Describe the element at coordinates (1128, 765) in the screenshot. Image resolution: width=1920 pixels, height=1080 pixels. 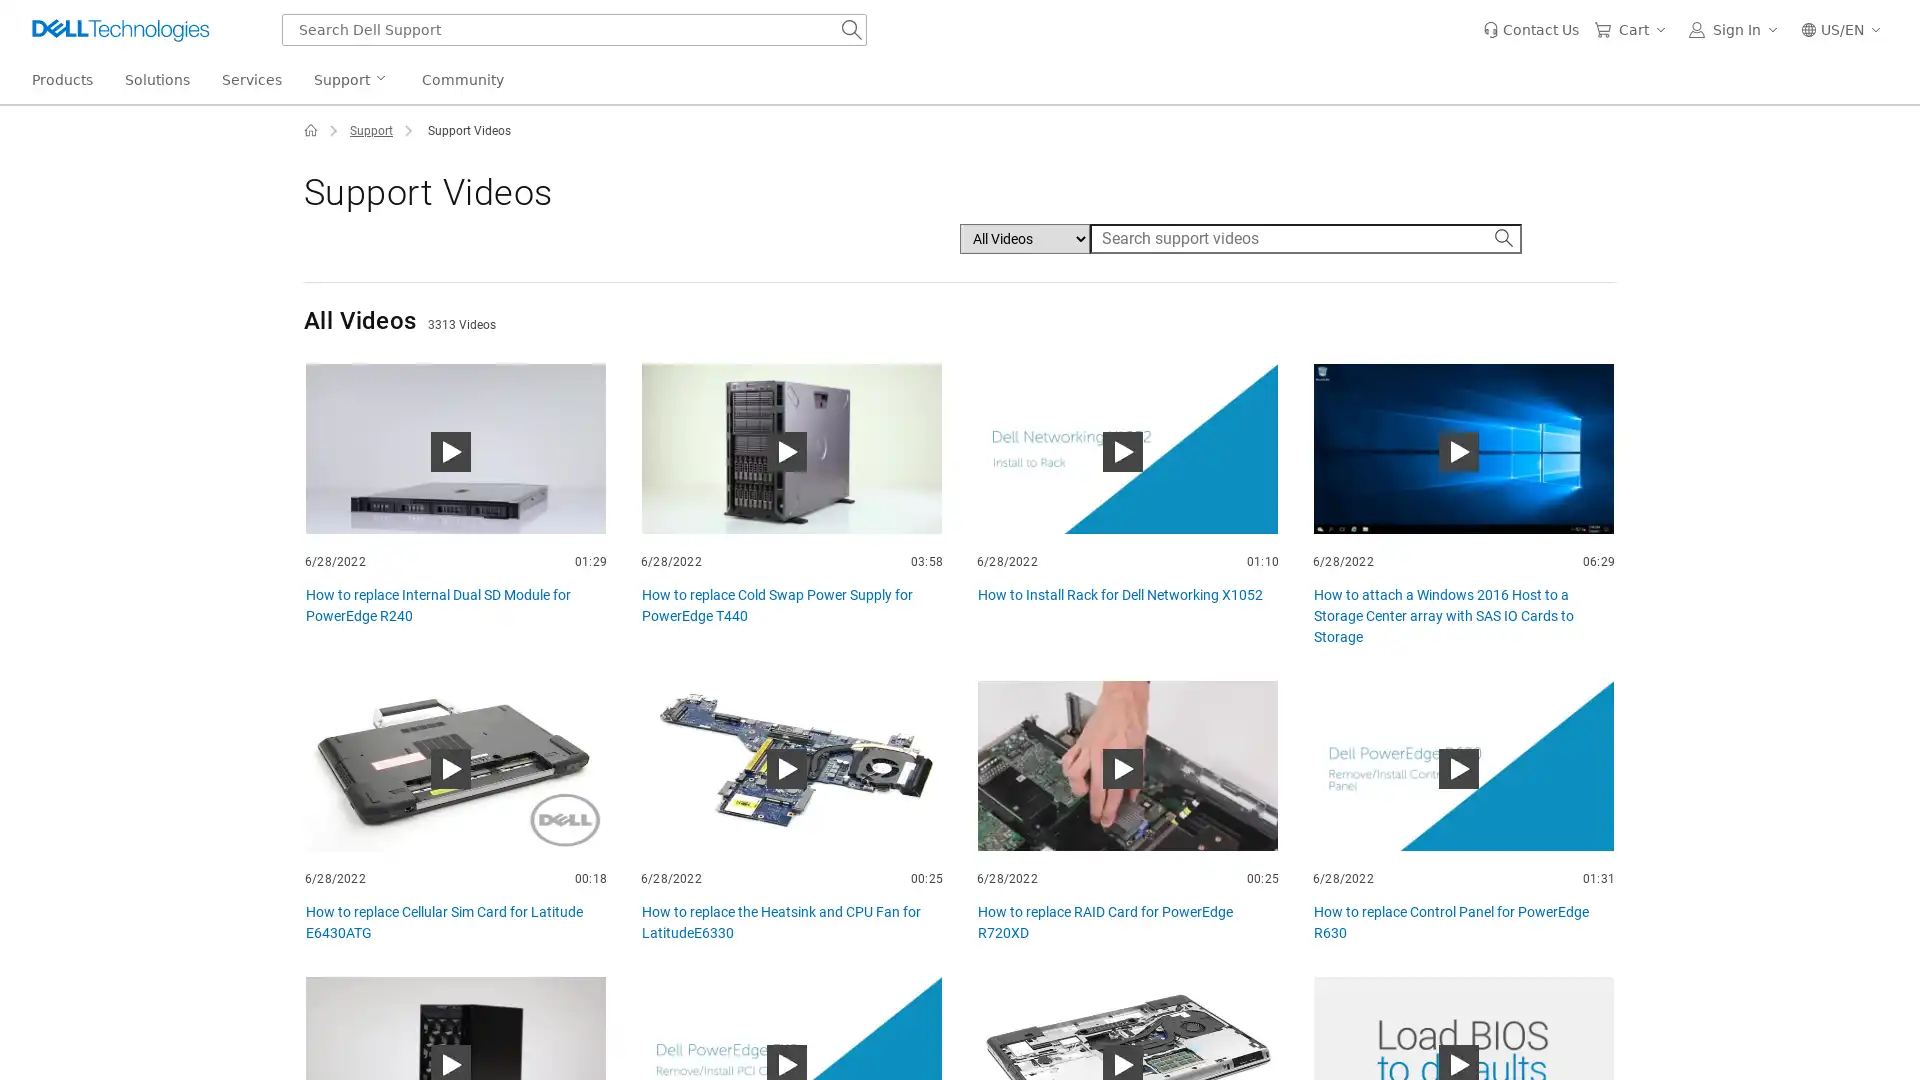
I see `How to replace RAID Card for PowerEdge R720XD Play` at that location.